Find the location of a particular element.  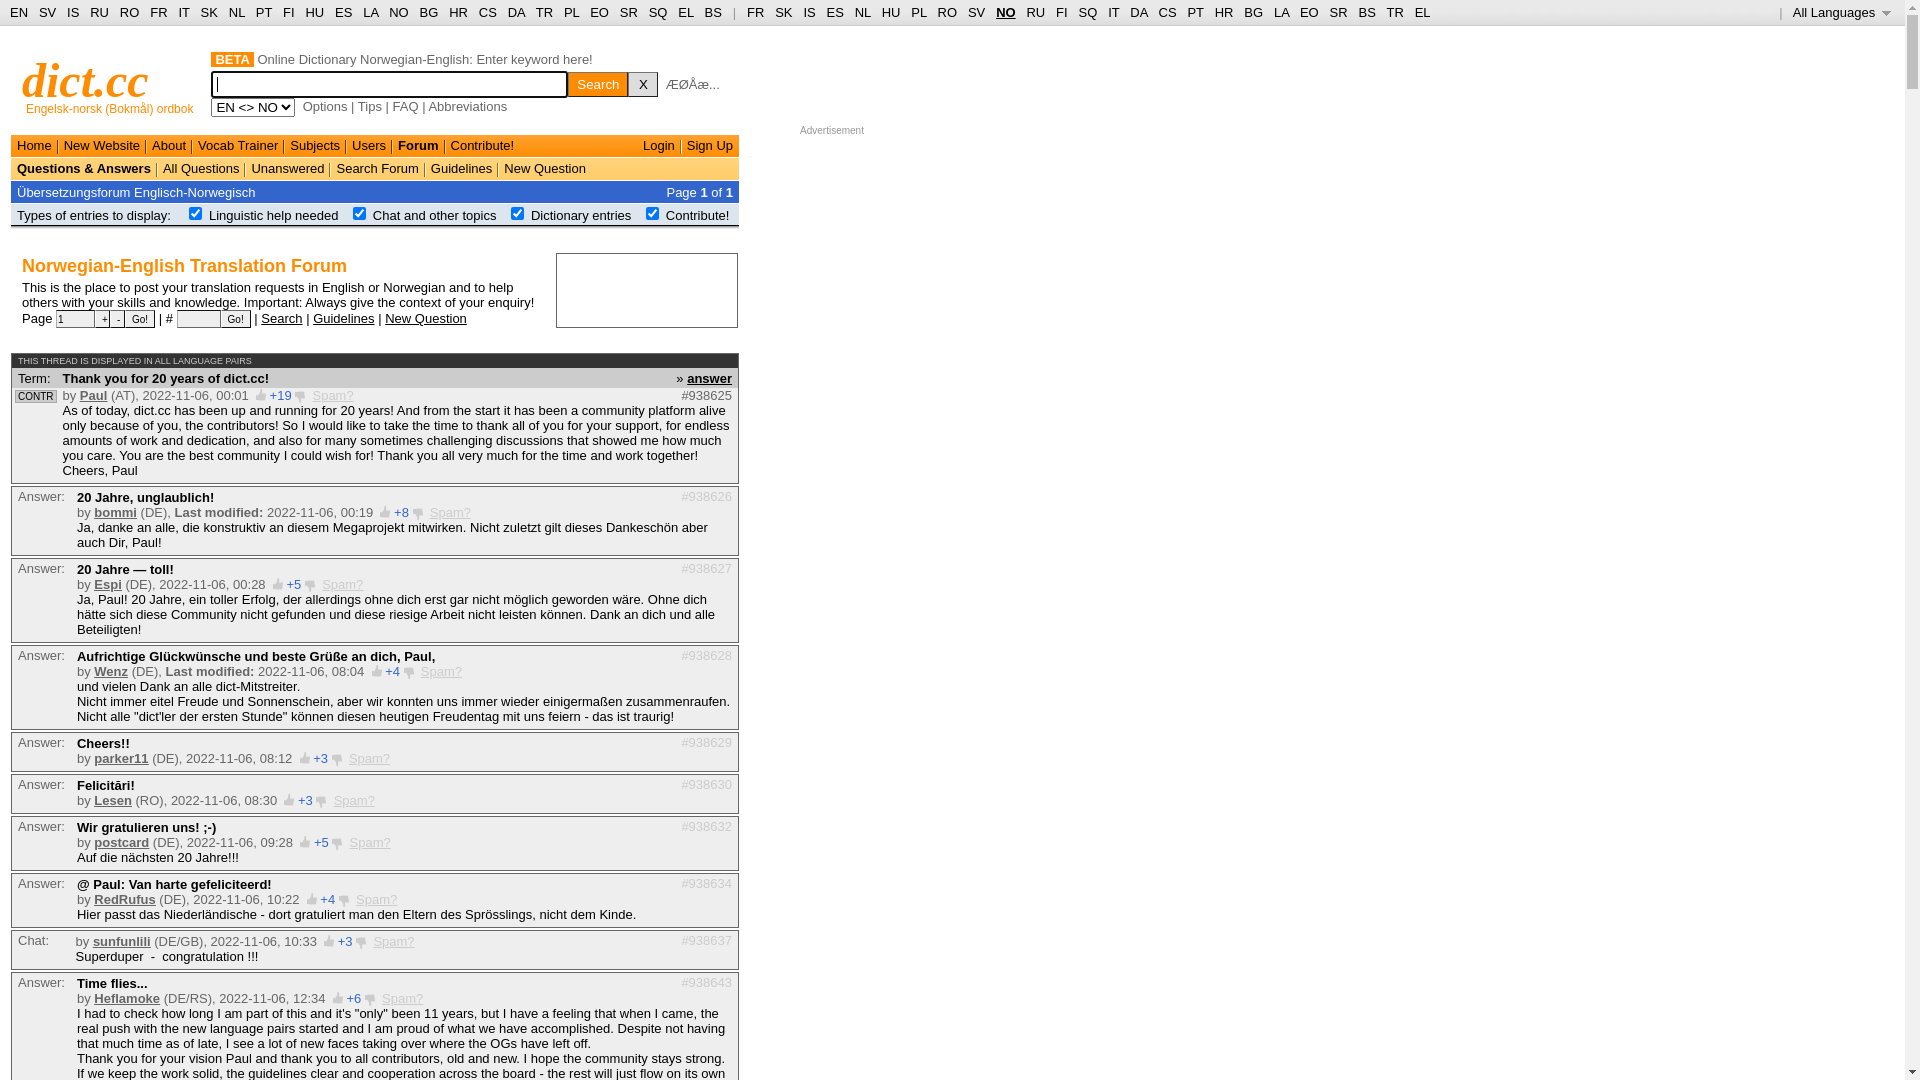

'HU' is located at coordinates (890, 12).